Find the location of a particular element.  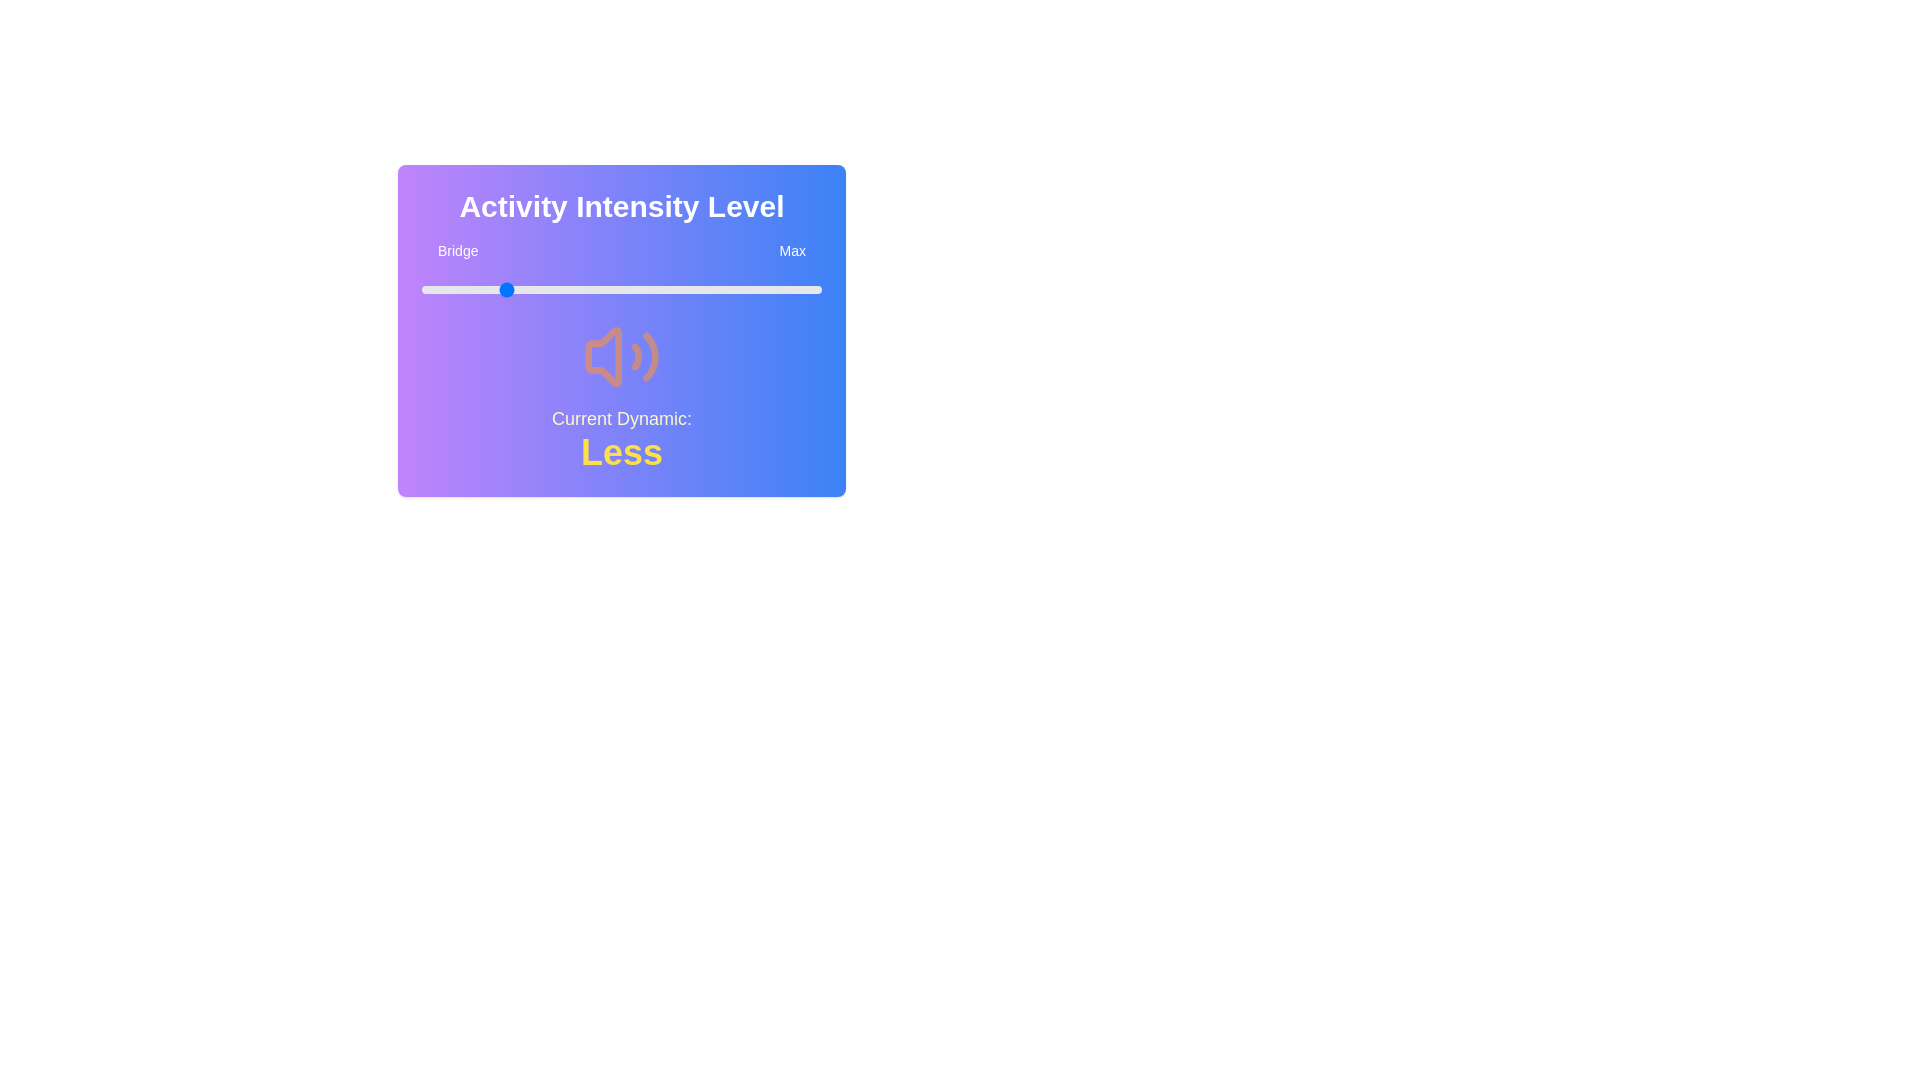

the slider to set the value to 11 is located at coordinates (464, 289).